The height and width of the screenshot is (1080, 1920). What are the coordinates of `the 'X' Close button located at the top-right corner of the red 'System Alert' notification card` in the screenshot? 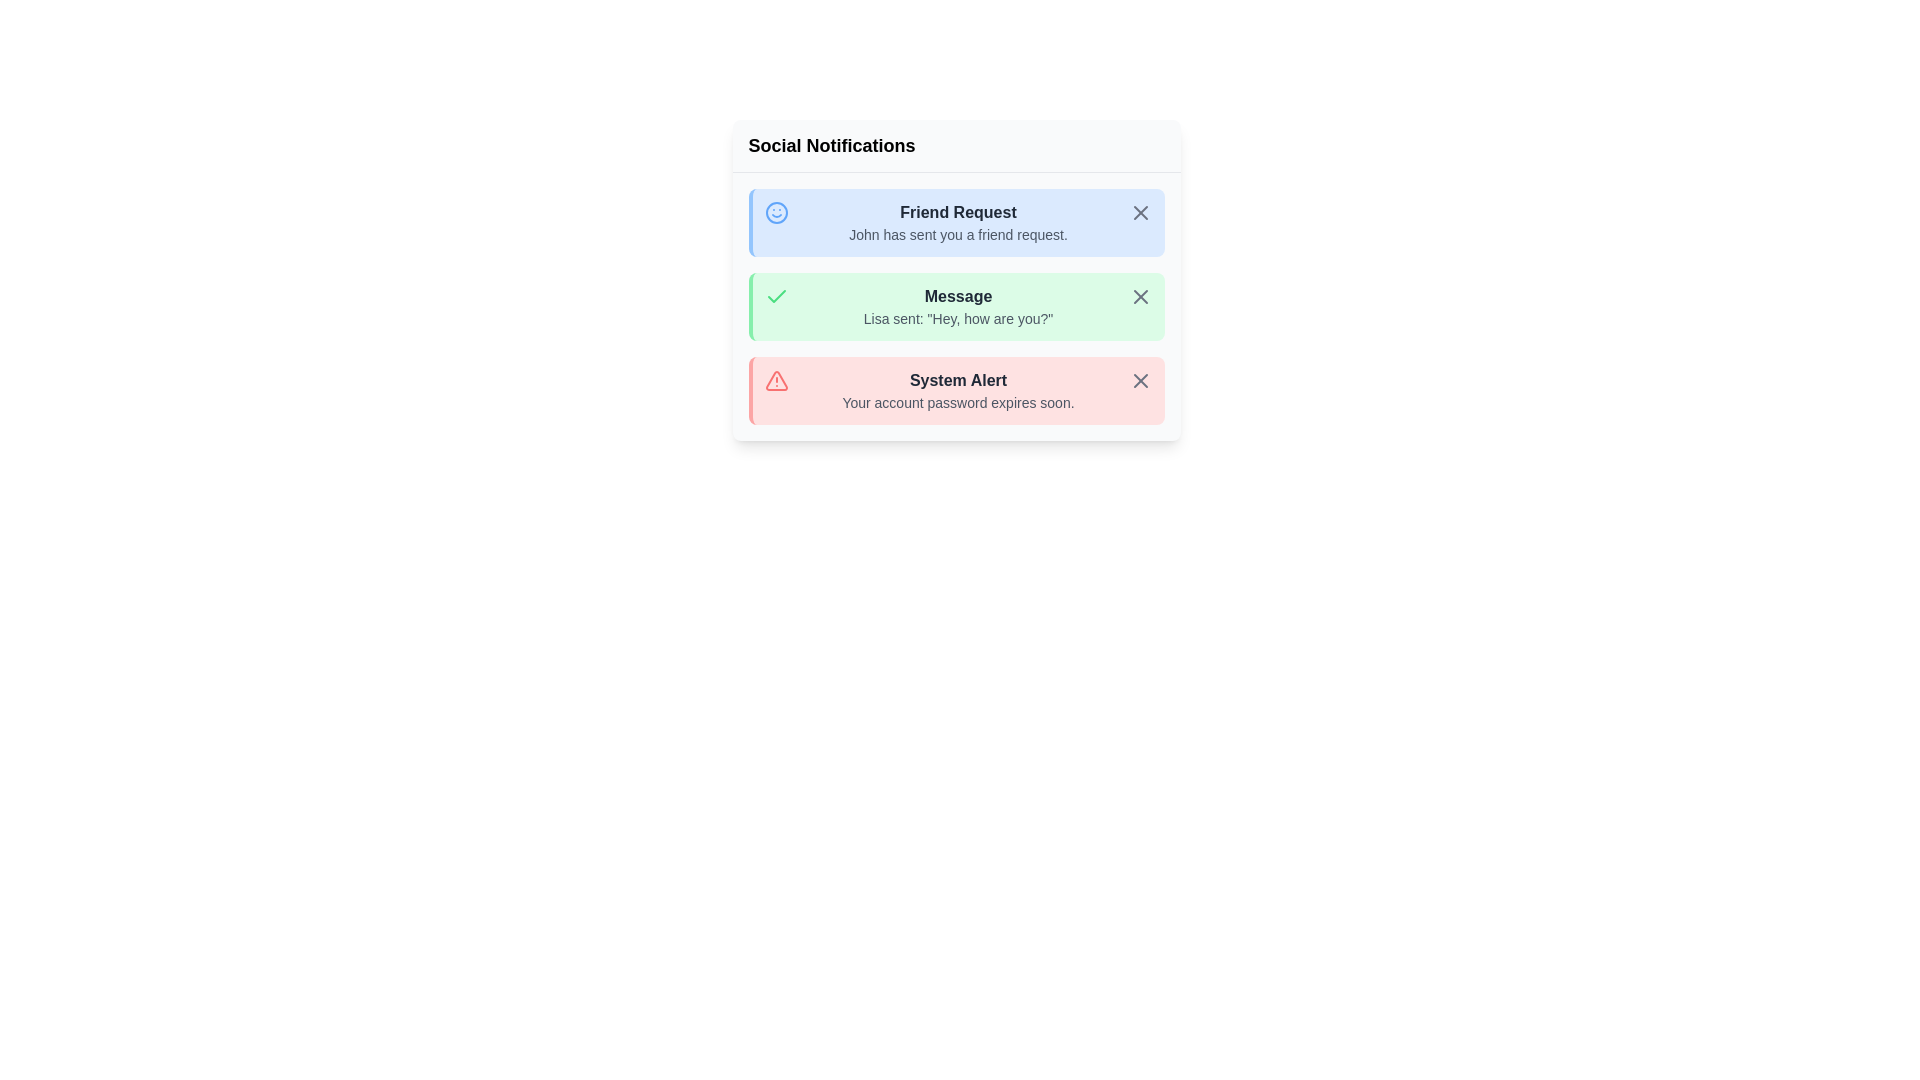 It's located at (1140, 381).